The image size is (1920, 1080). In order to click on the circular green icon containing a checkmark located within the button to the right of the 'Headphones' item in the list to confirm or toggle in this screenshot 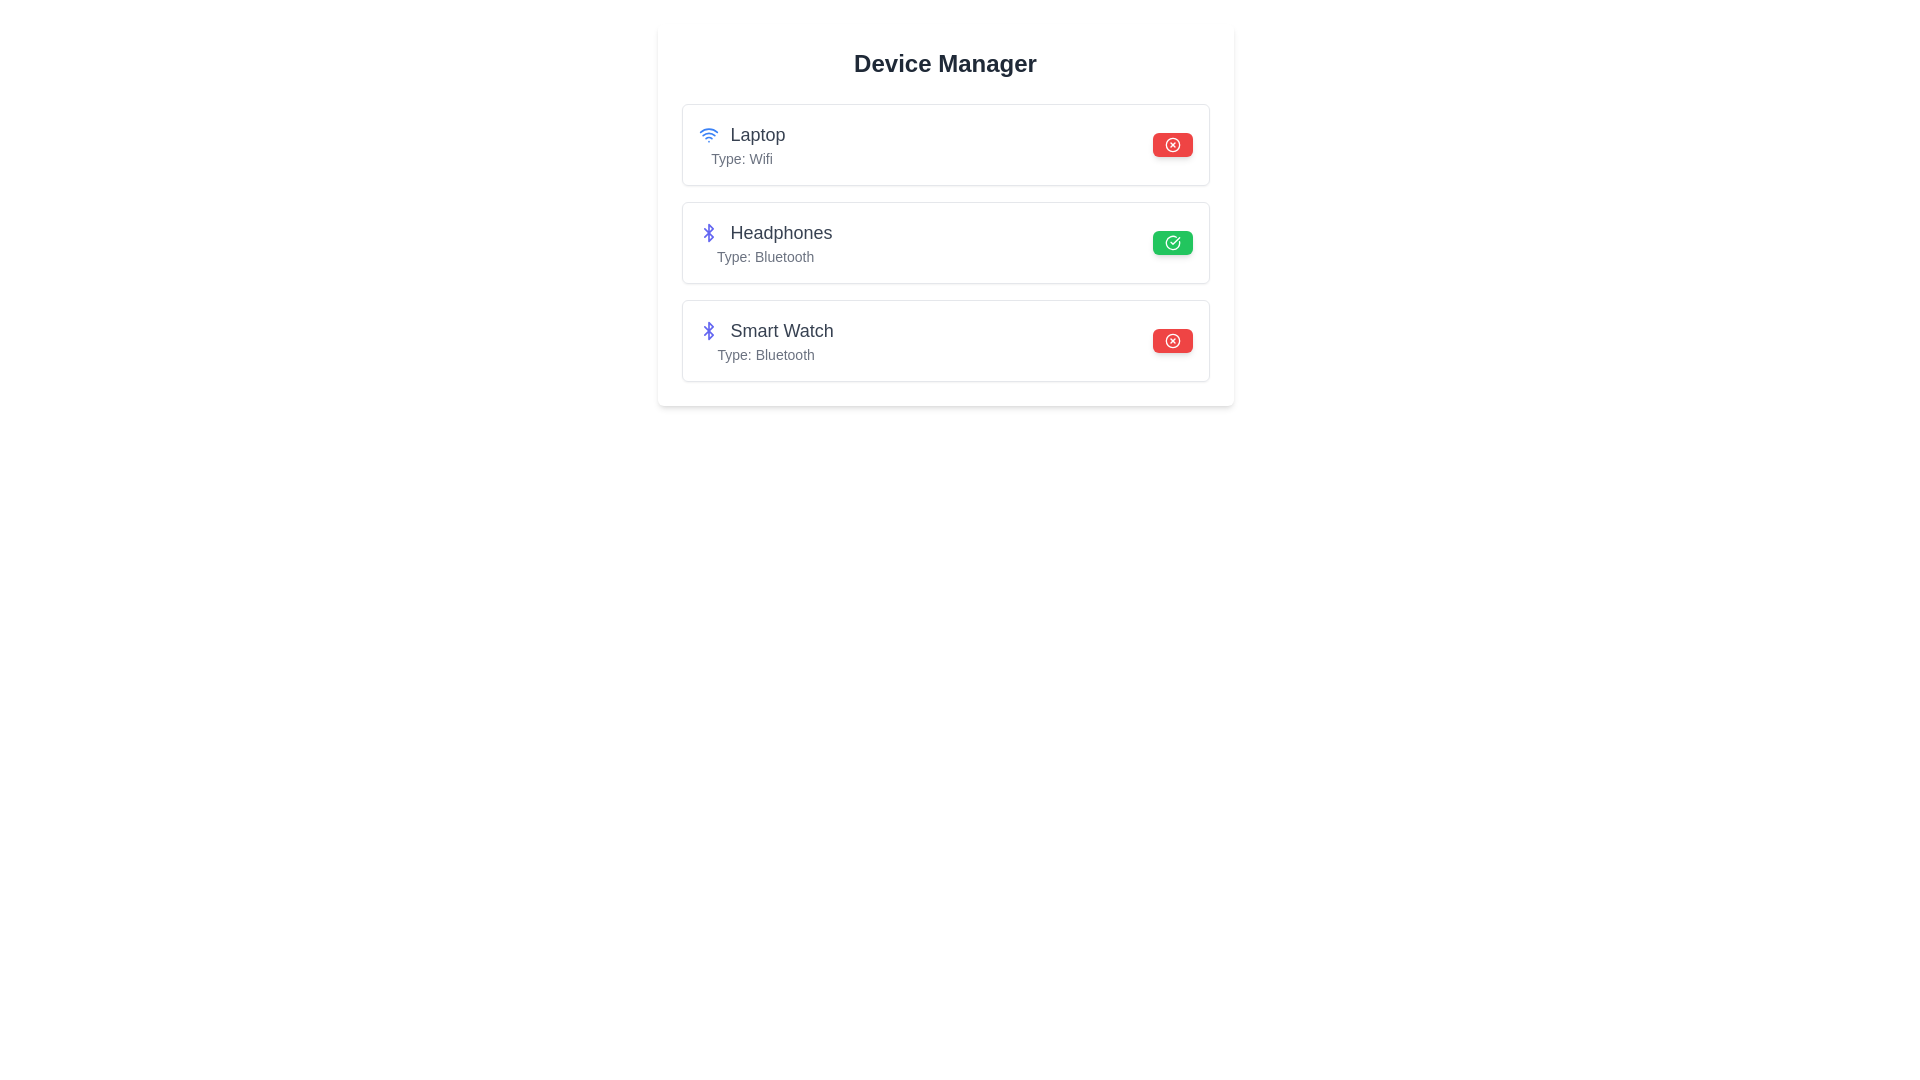, I will do `click(1172, 242)`.